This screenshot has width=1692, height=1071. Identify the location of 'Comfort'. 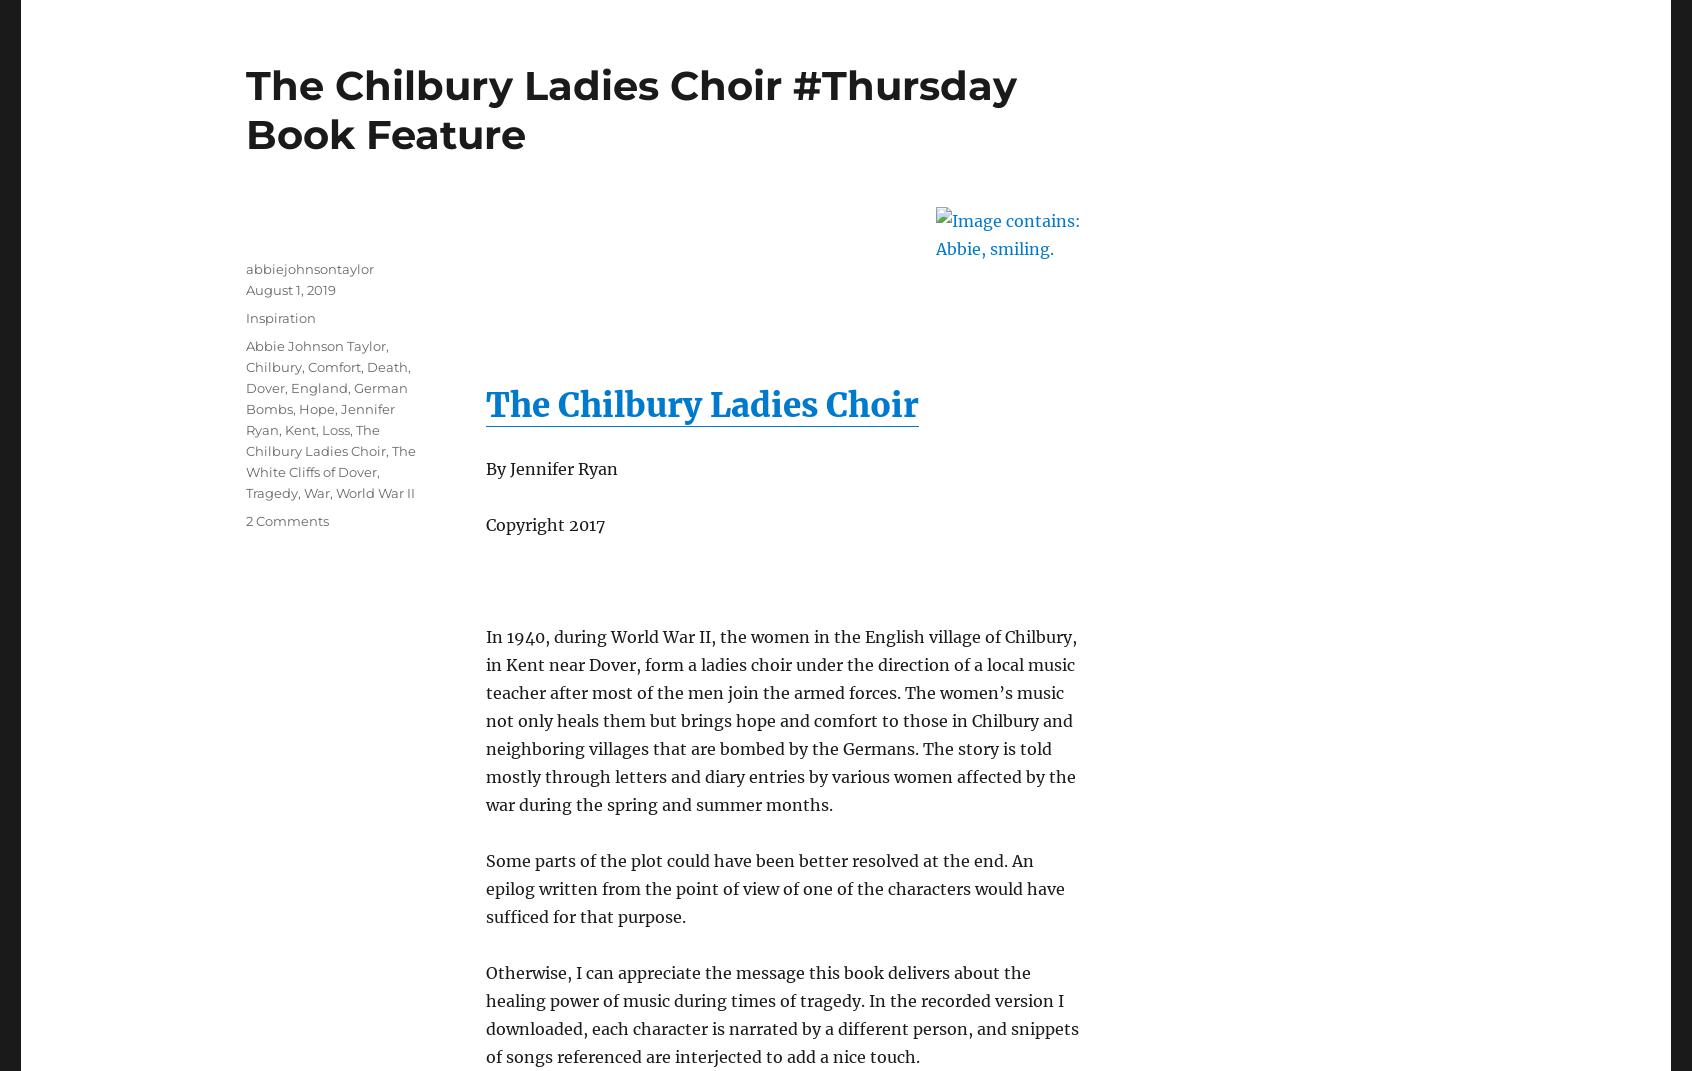
(333, 364).